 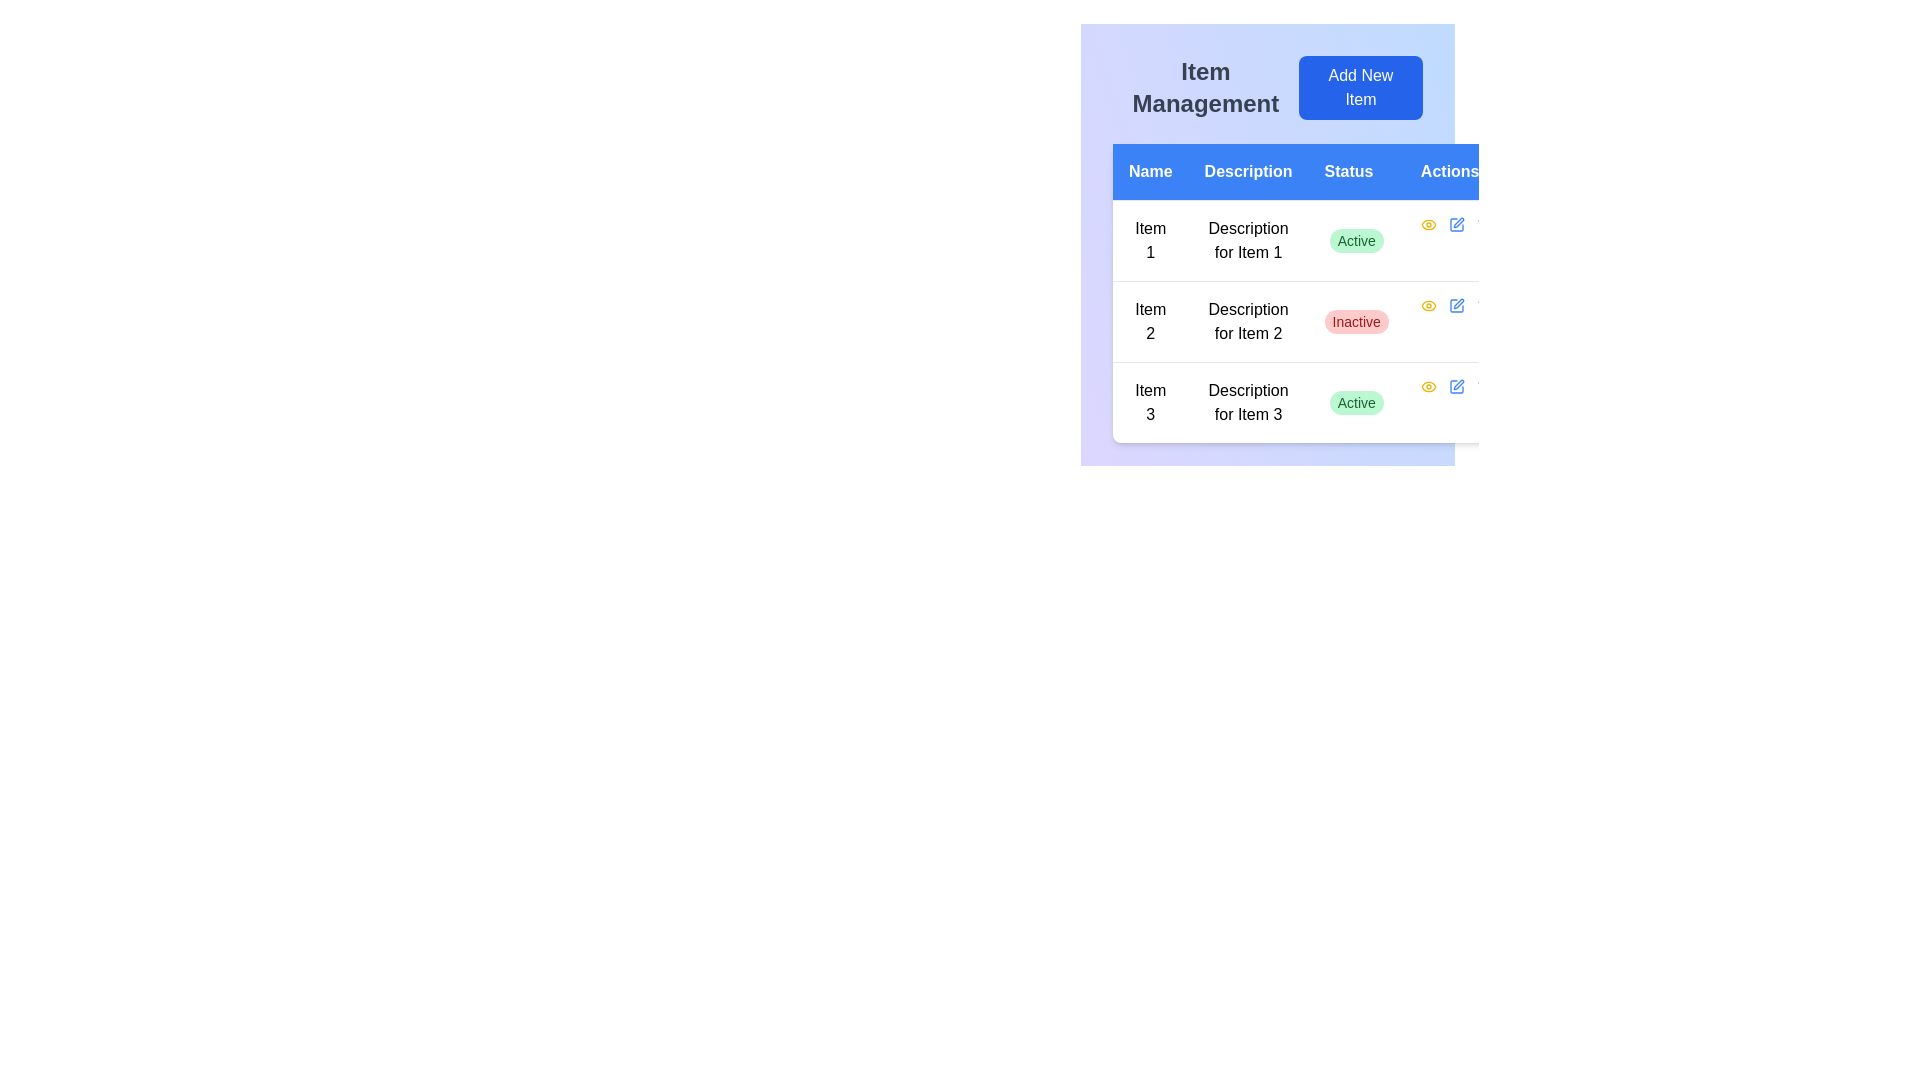 What do you see at coordinates (1356, 239) in the screenshot?
I see `the 'Active' status label located in the 'Status' column of the first row in the table layout` at bounding box center [1356, 239].